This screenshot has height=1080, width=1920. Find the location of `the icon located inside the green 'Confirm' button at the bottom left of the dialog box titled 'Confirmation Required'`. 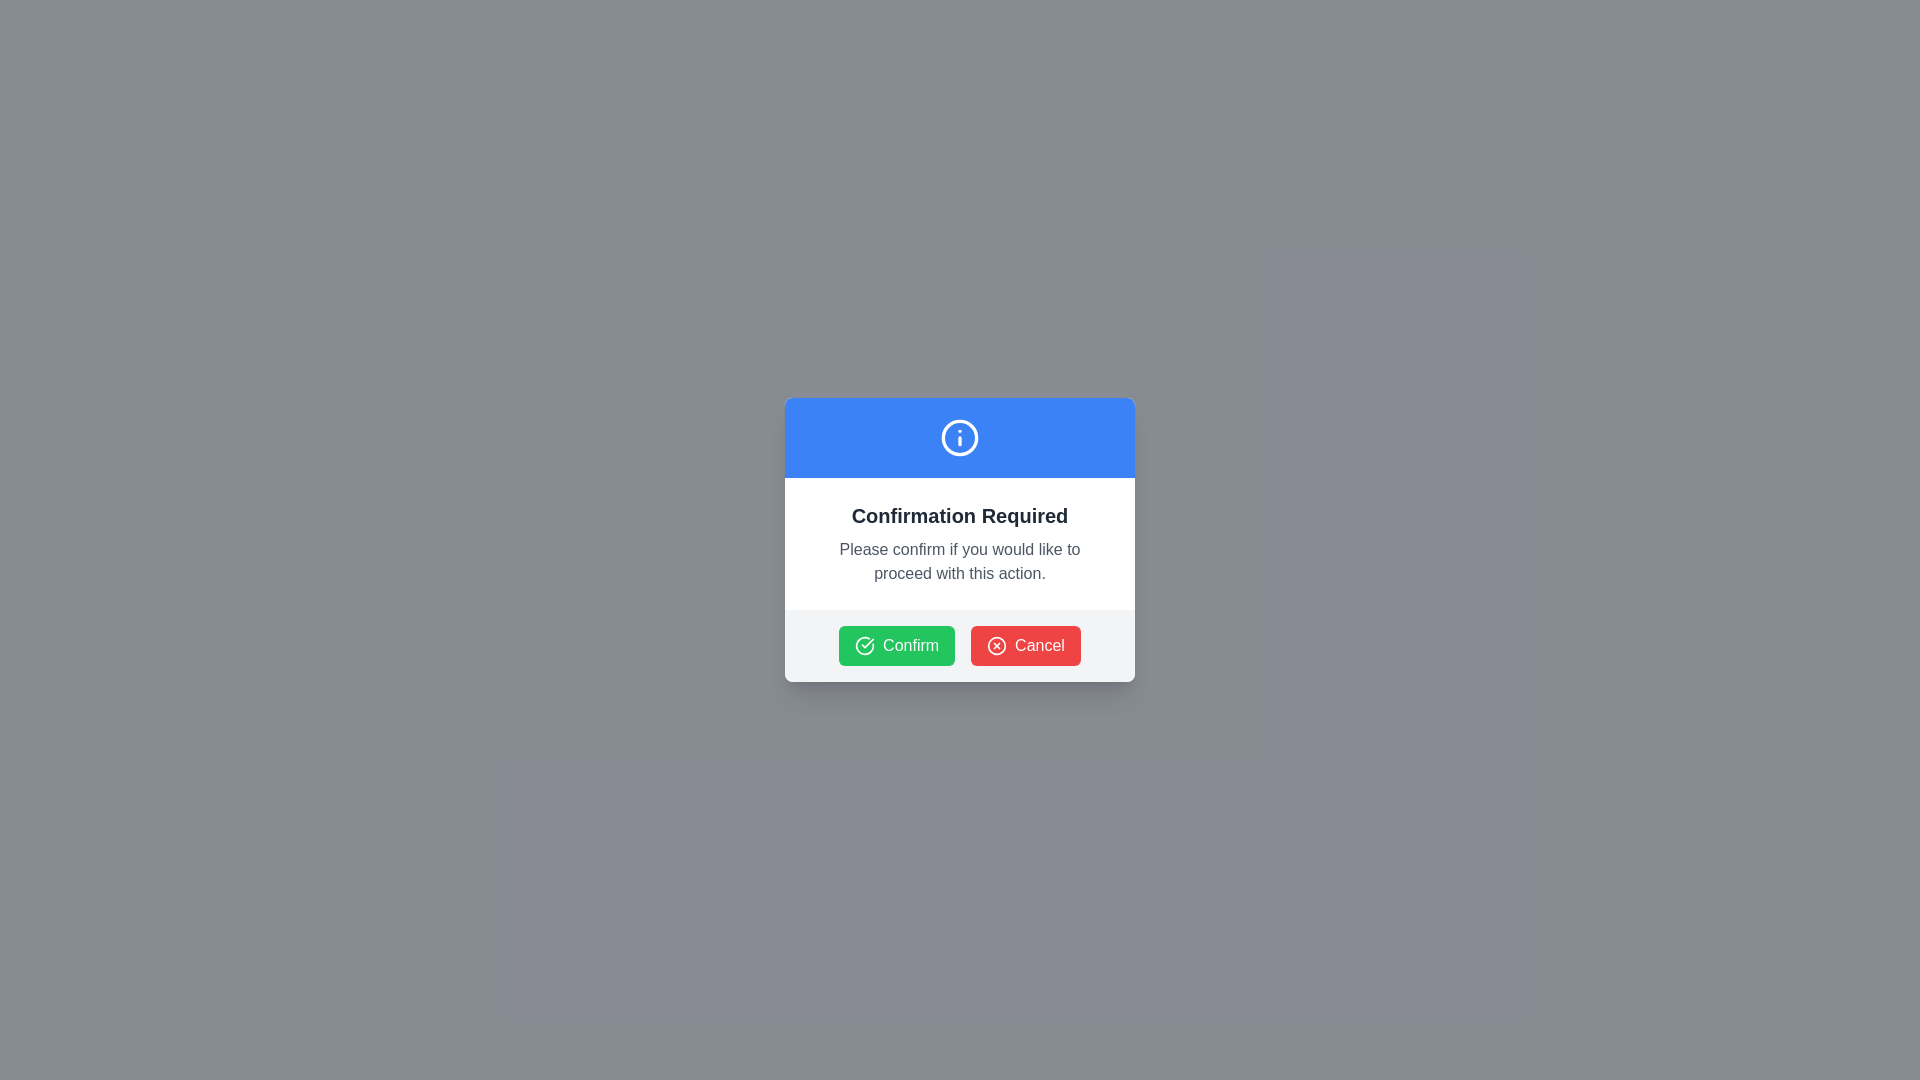

the icon located inside the green 'Confirm' button at the bottom left of the dialog box titled 'Confirmation Required' is located at coordinates (865, 645).